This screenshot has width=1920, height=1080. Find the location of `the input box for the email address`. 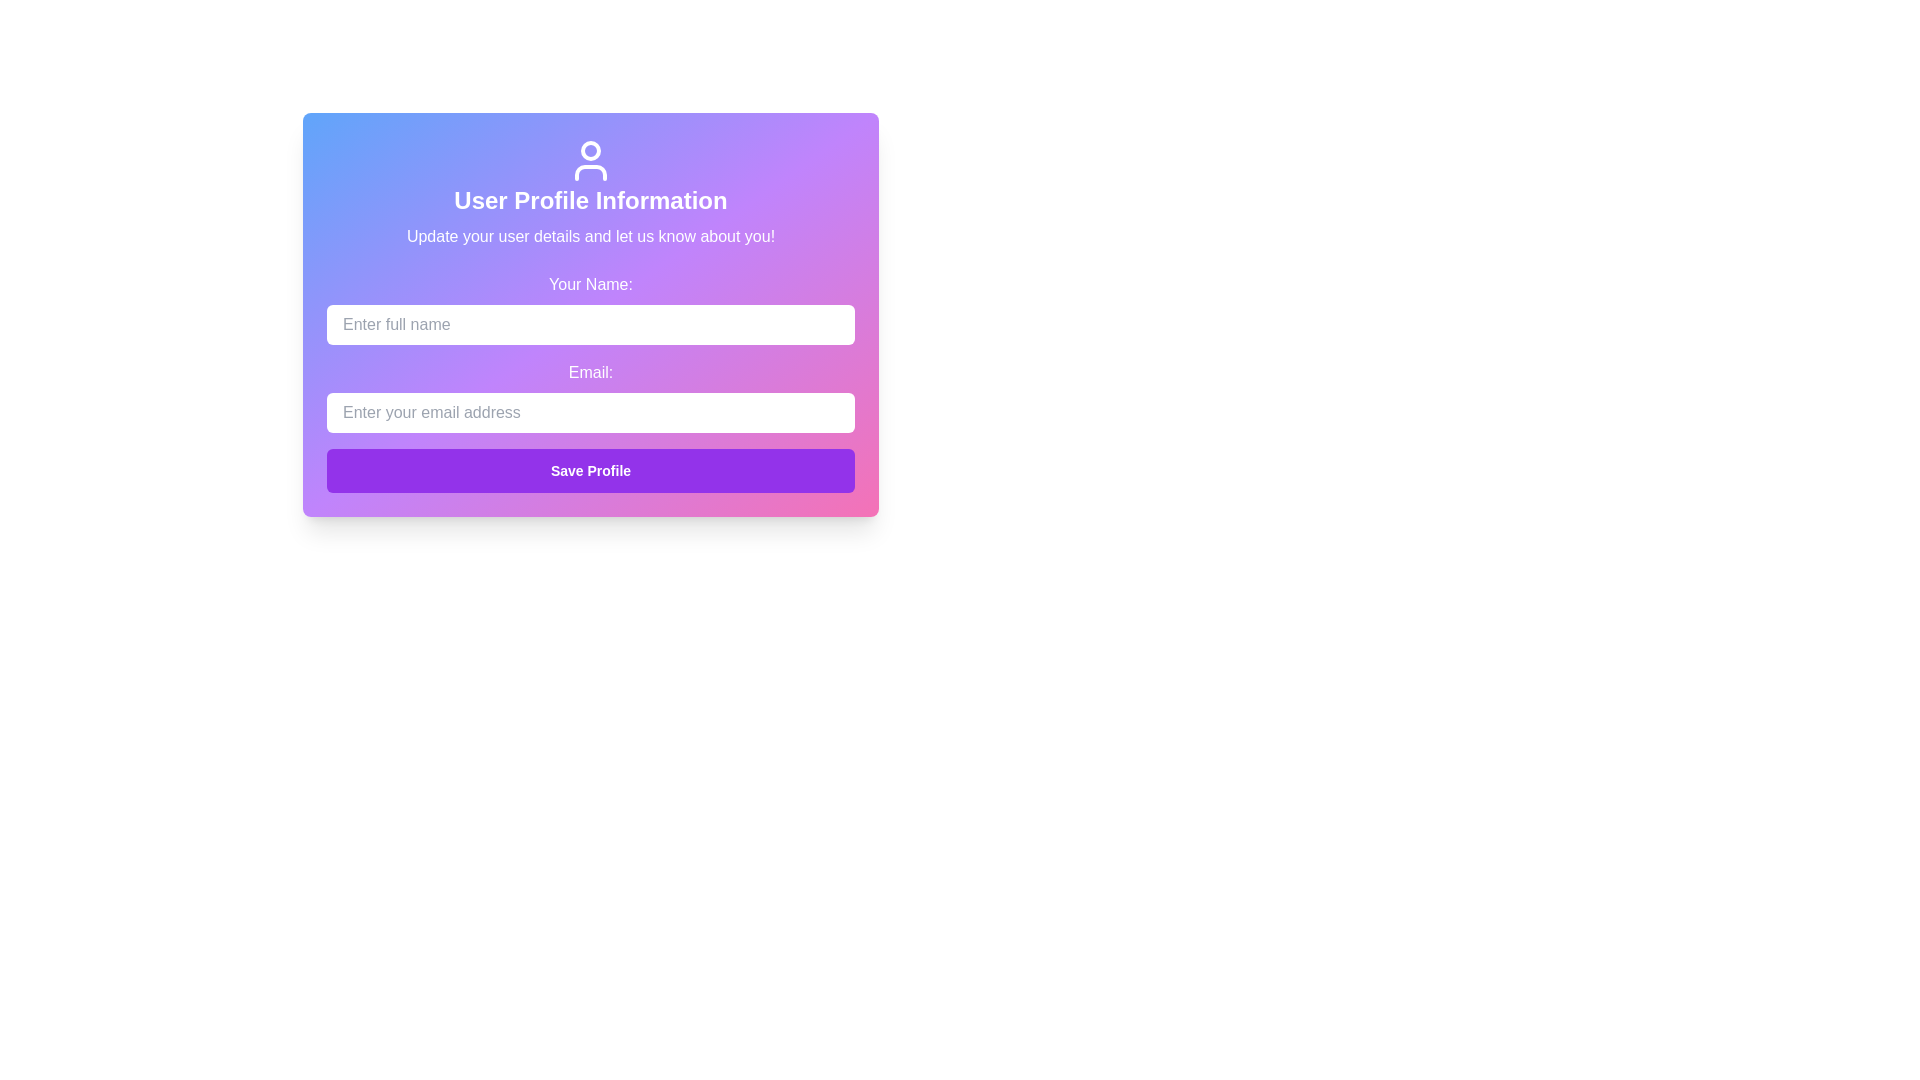

the input box for the email address is located at coordinates (589, 397).